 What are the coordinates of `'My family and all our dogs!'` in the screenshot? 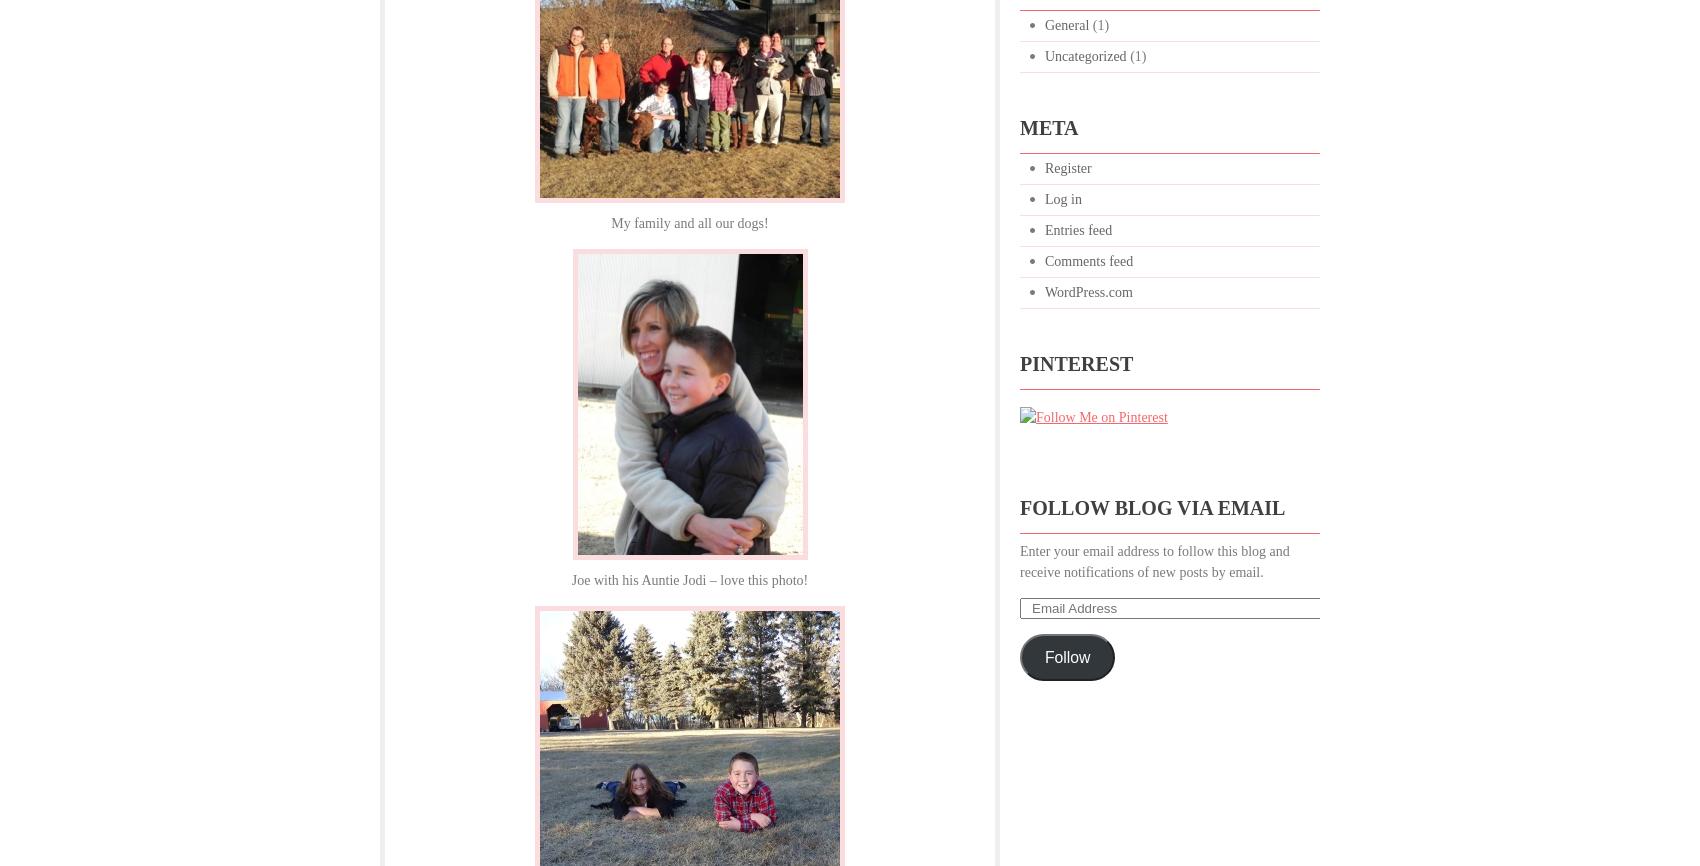 It's located at (609, 222).